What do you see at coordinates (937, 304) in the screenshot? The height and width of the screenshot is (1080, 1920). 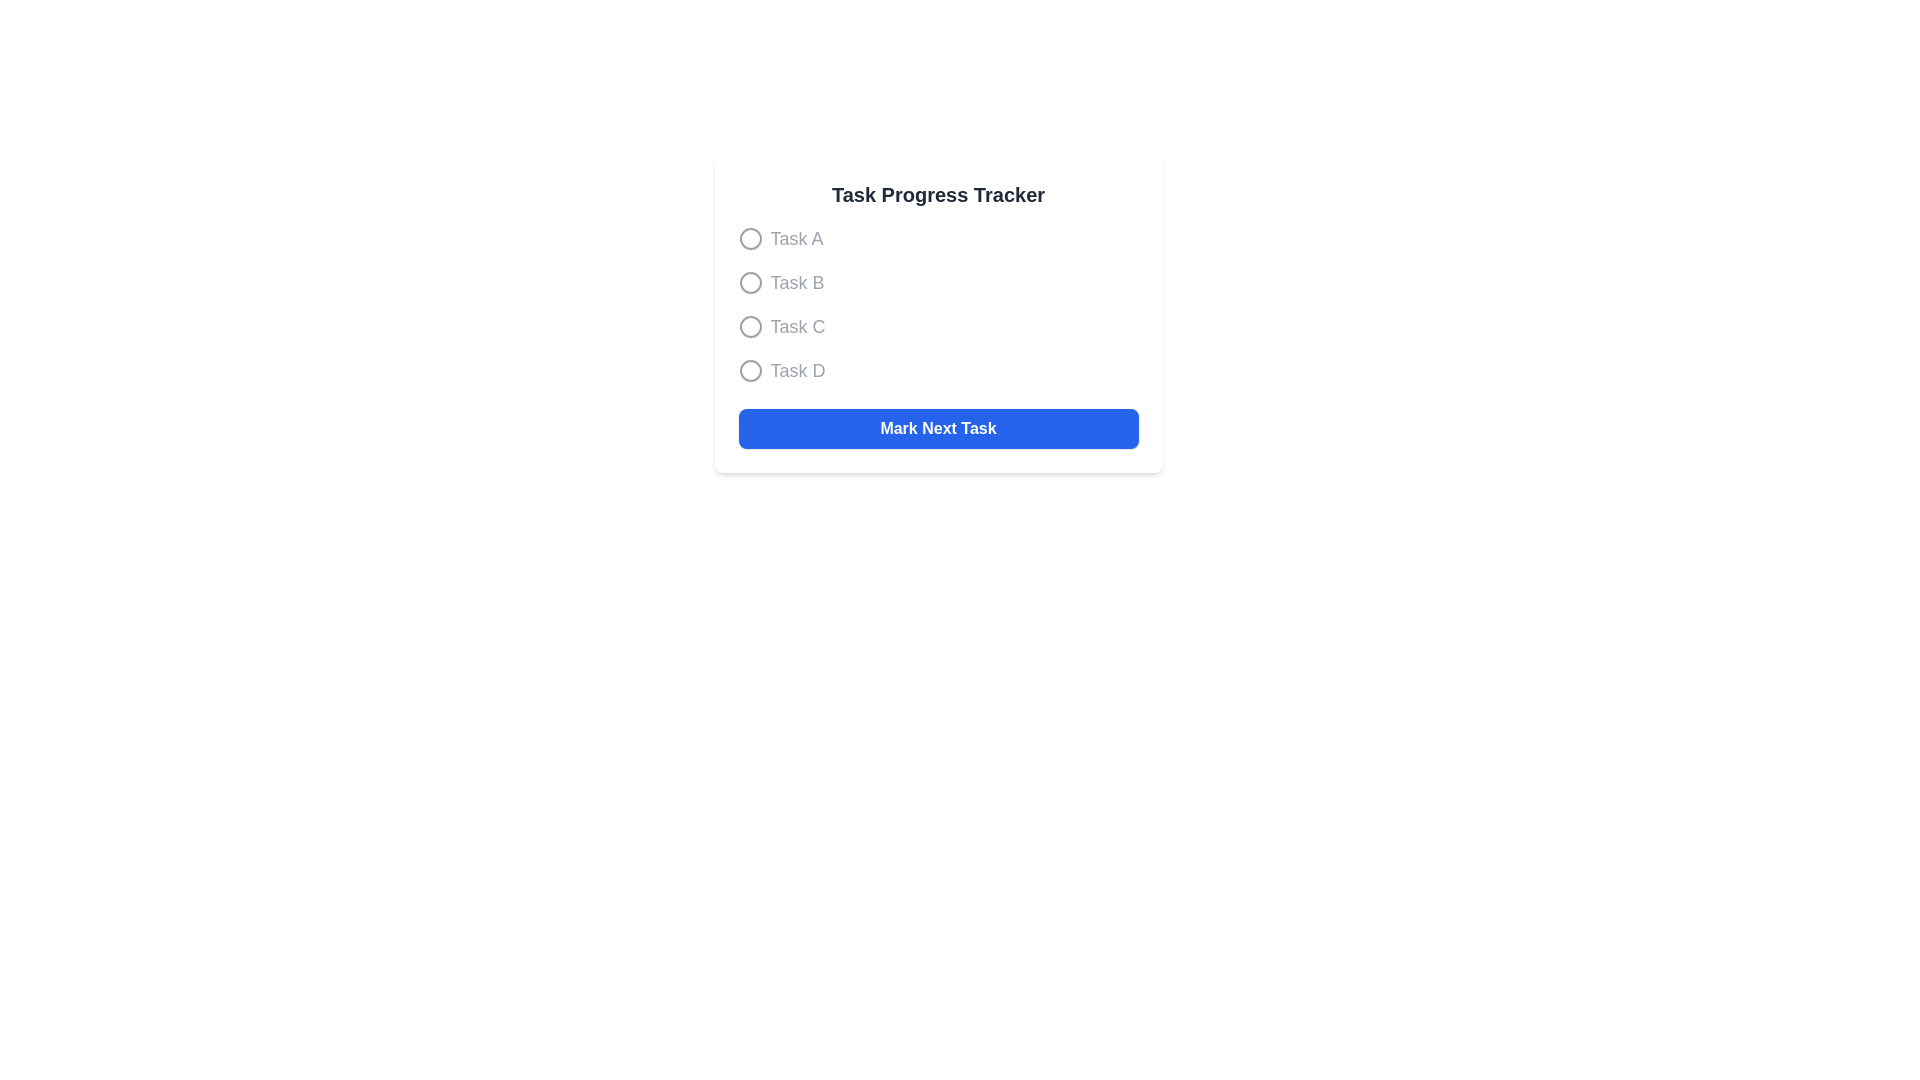 I see `the group of labeled items or checklist elements that contains 'Task A', 'Task B', 'Task C', and 'Task D', which is centrally positioned below the title 'Task Progress Tracker'` at bounding box center [937, 304].